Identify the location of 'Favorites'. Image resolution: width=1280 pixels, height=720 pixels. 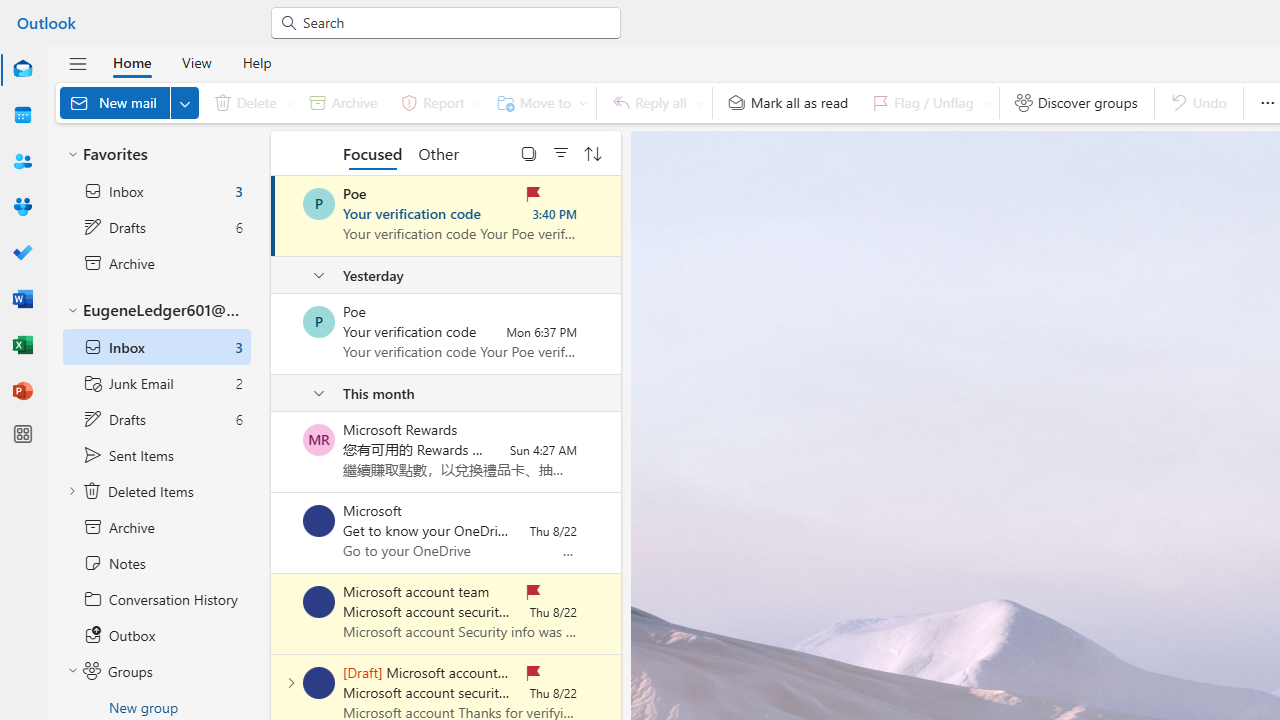
(155, 153).